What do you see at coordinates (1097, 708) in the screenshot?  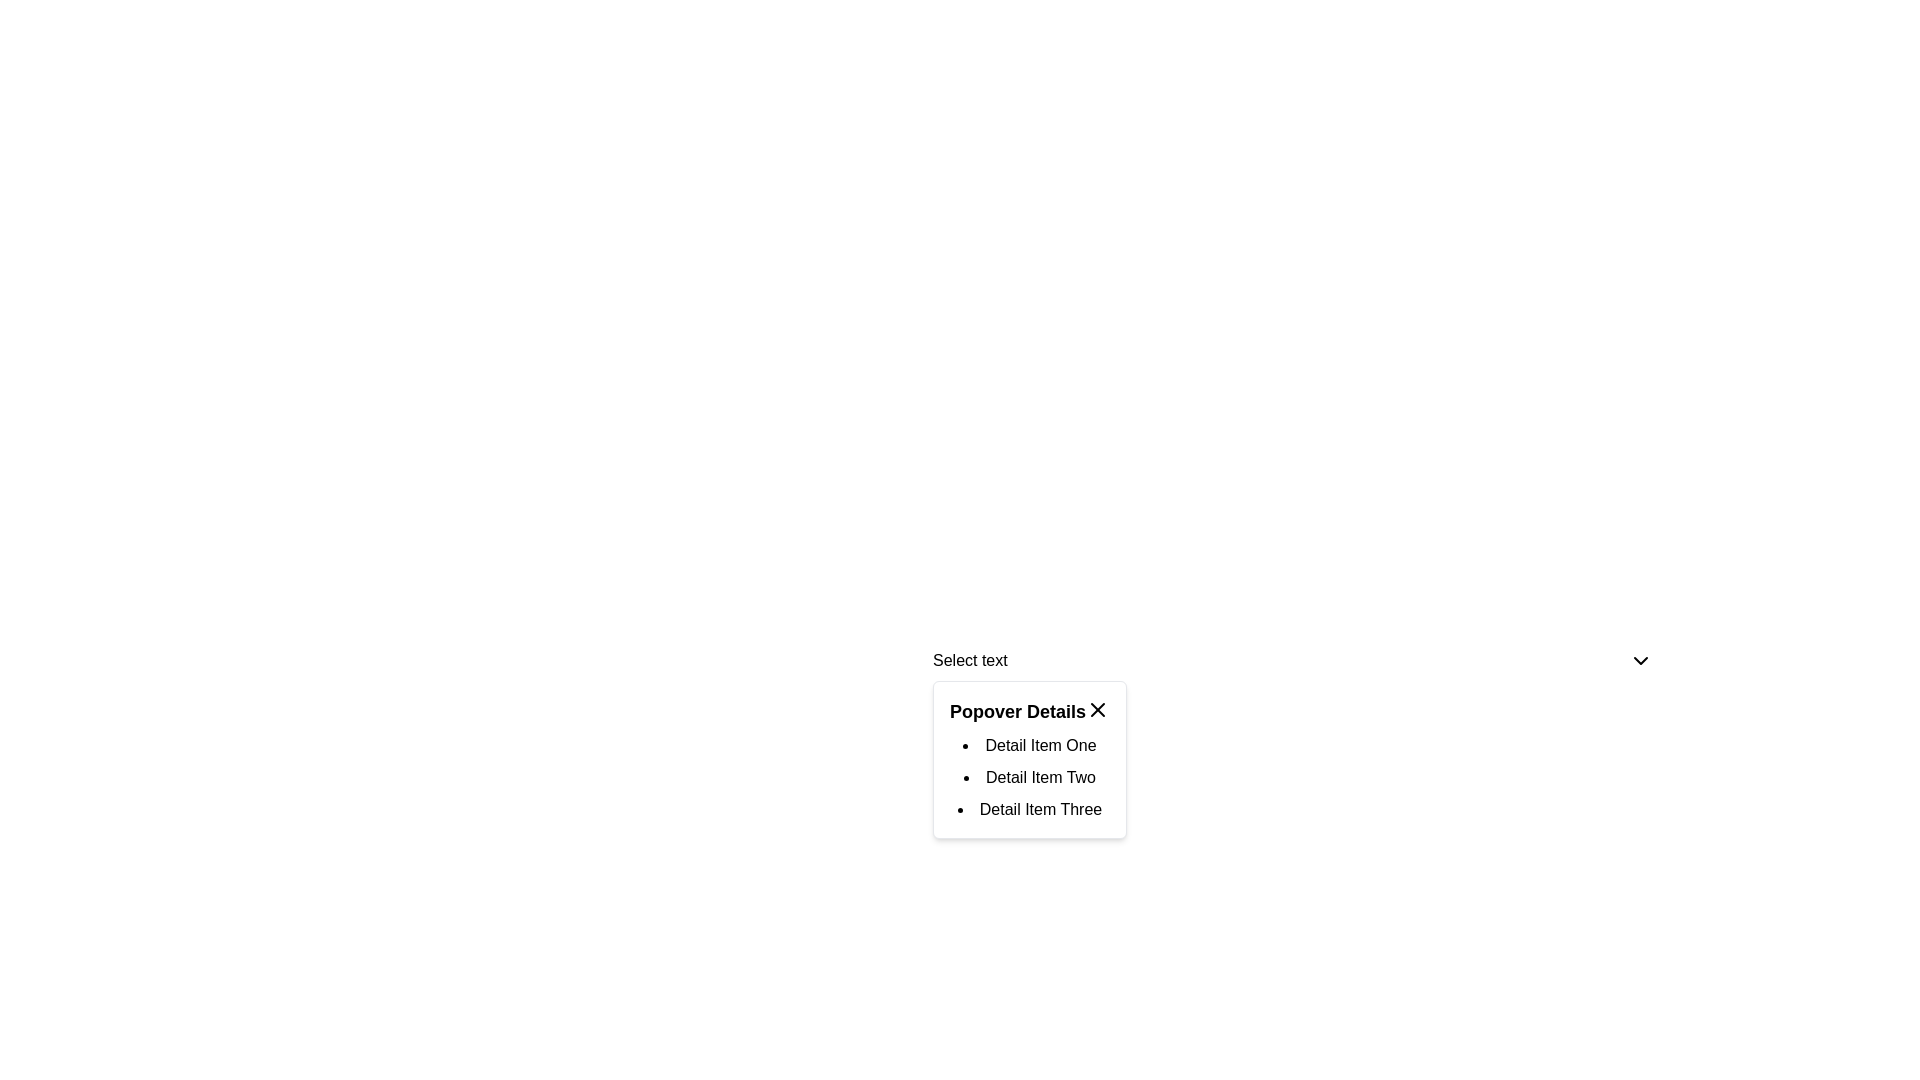 I see `the diagonal line forming the 'X' icon in the top-right section of the popover` at bounding box center [1097, 708].